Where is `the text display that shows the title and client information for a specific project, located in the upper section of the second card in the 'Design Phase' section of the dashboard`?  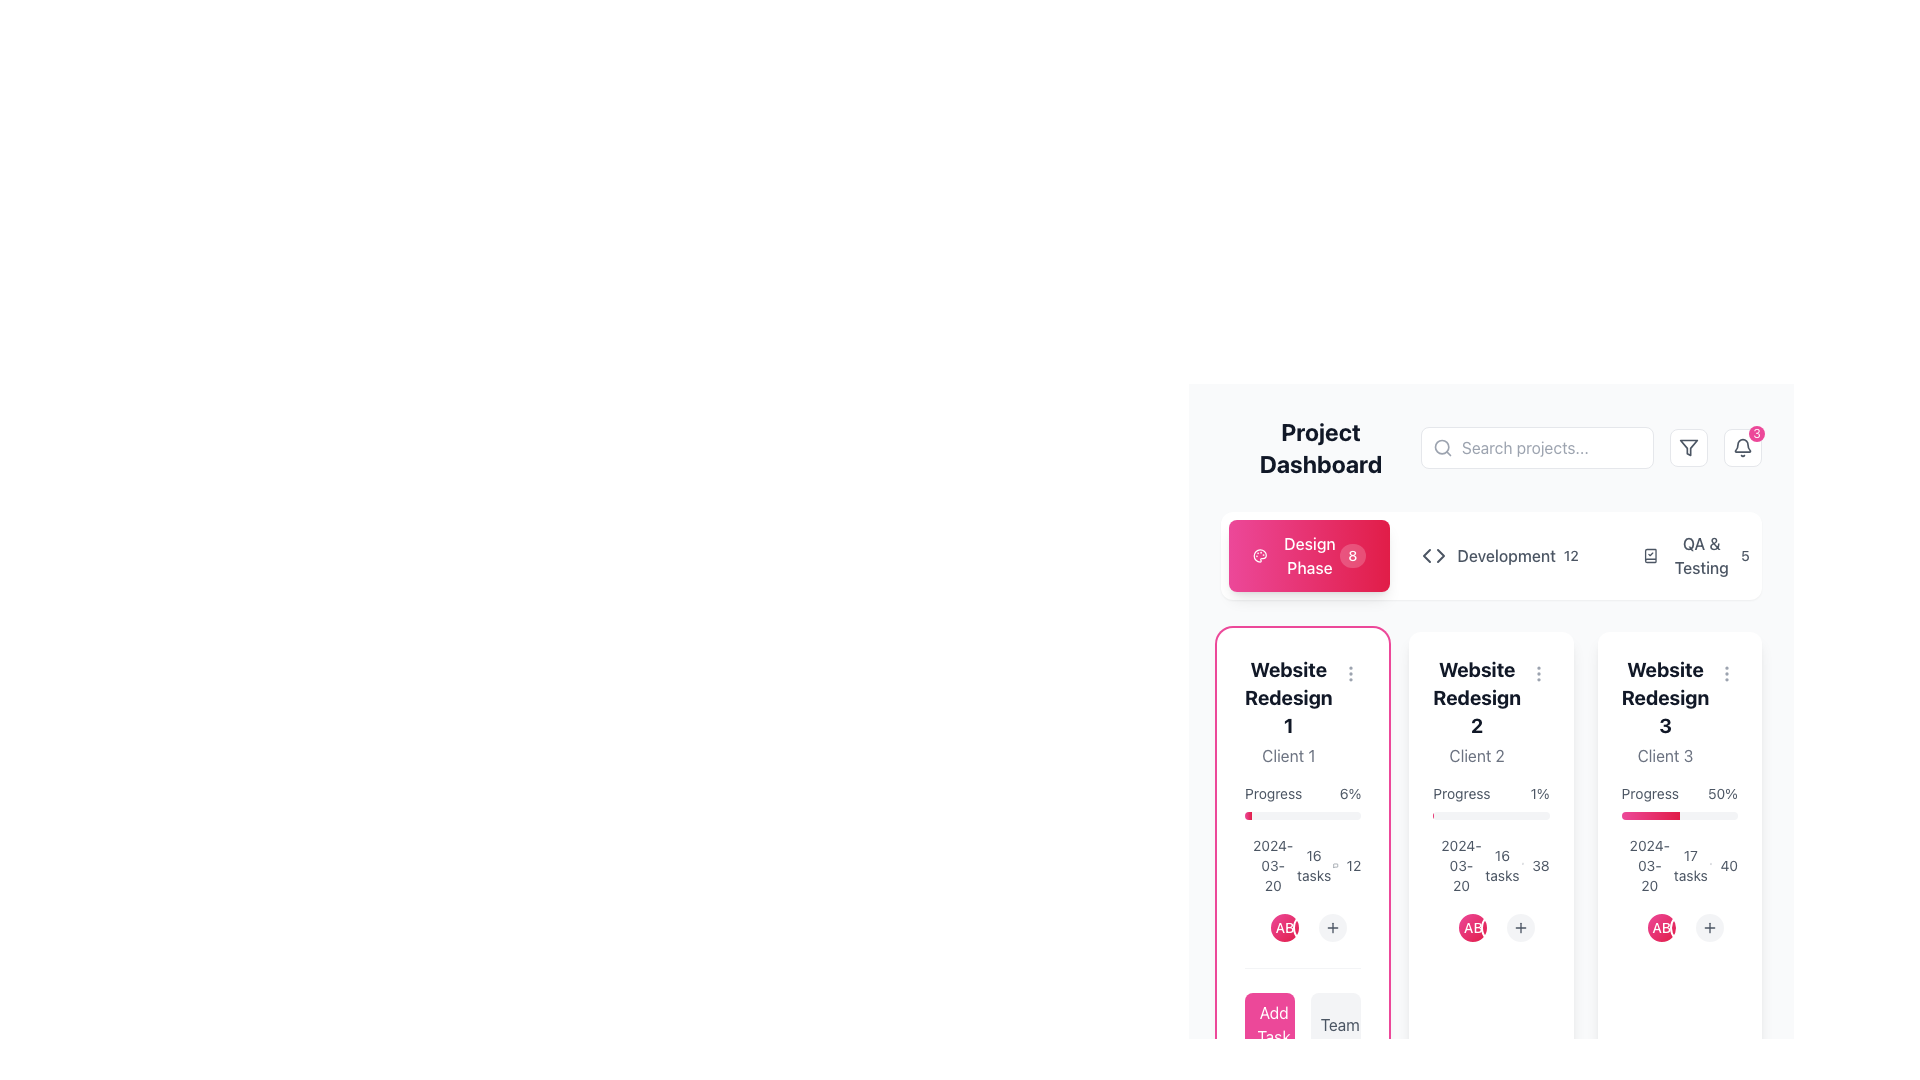 the text display that shows the title and client information for a specific project, located in the upper section of the second card in the 'Design Phase' section of the dashboard is located at coordinates (1491, 711).